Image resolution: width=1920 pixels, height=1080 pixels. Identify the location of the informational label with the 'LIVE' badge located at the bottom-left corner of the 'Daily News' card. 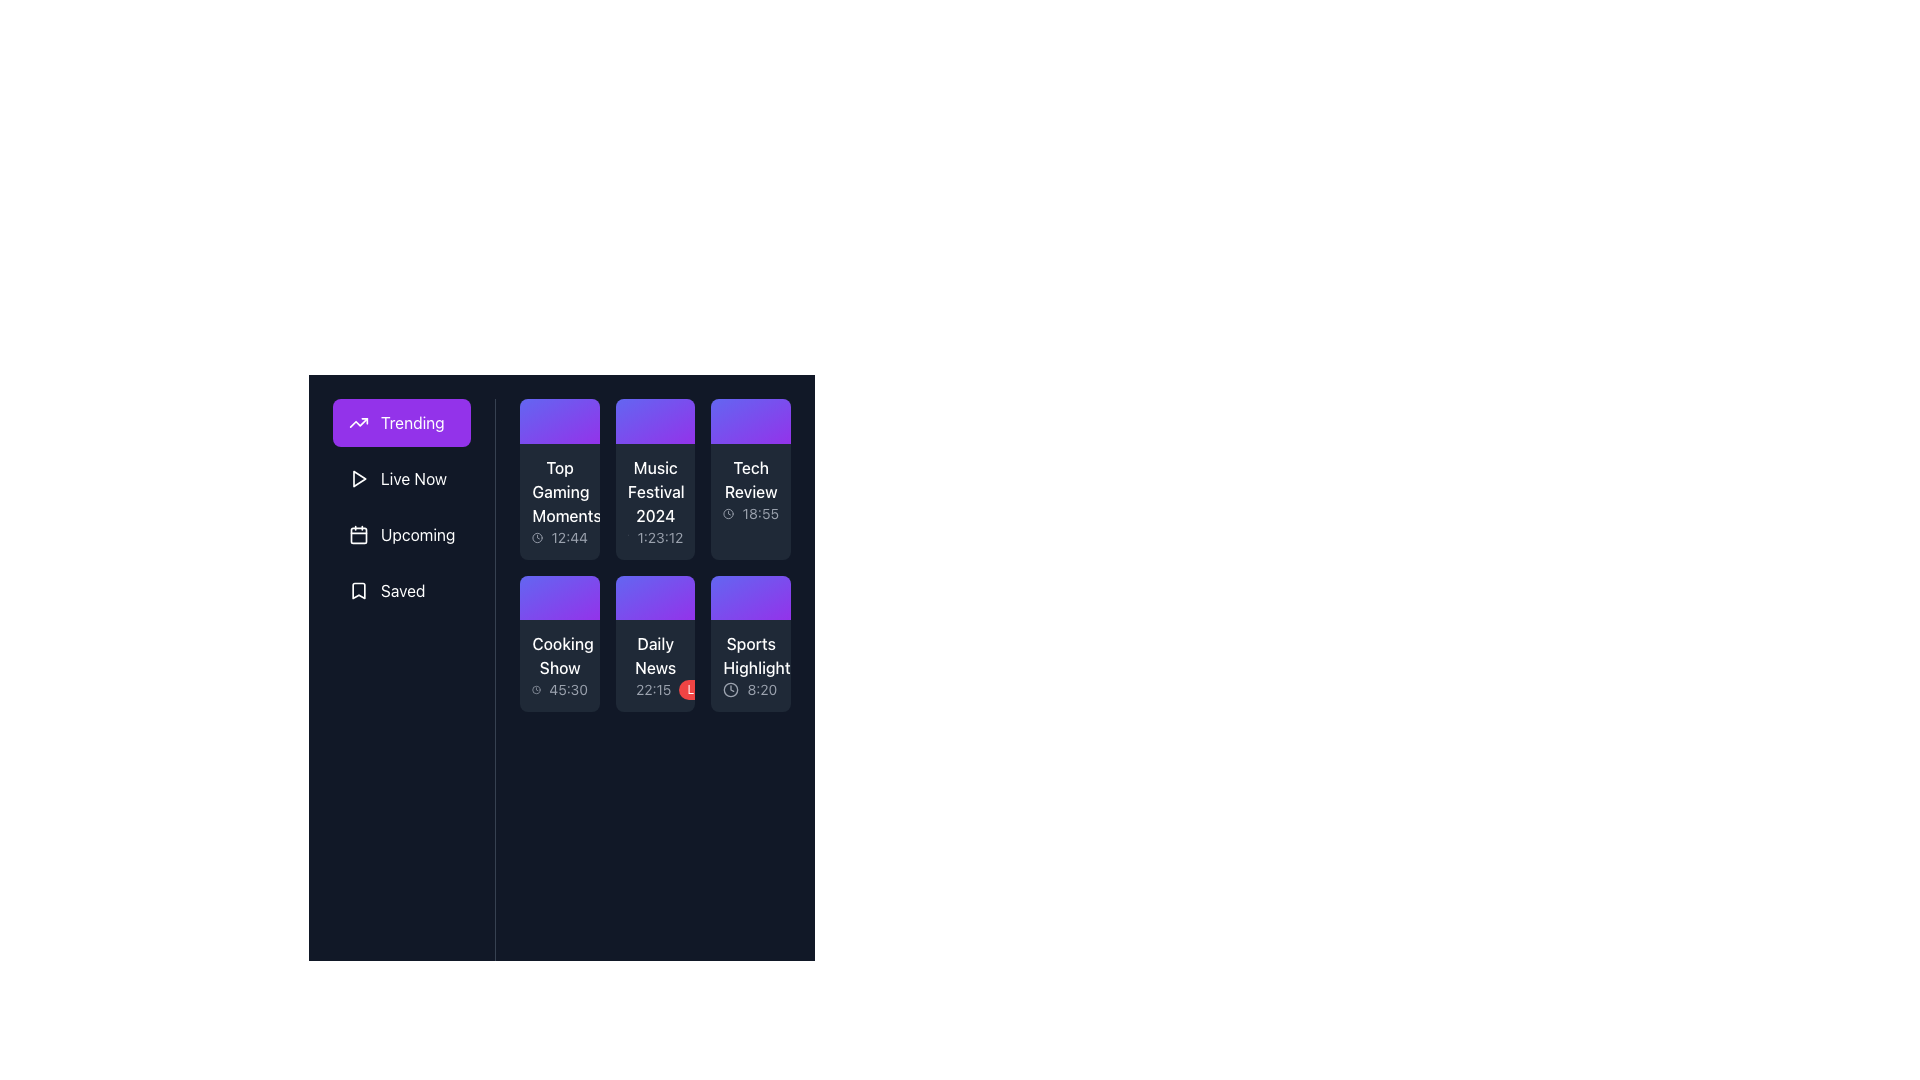
(655, 689).